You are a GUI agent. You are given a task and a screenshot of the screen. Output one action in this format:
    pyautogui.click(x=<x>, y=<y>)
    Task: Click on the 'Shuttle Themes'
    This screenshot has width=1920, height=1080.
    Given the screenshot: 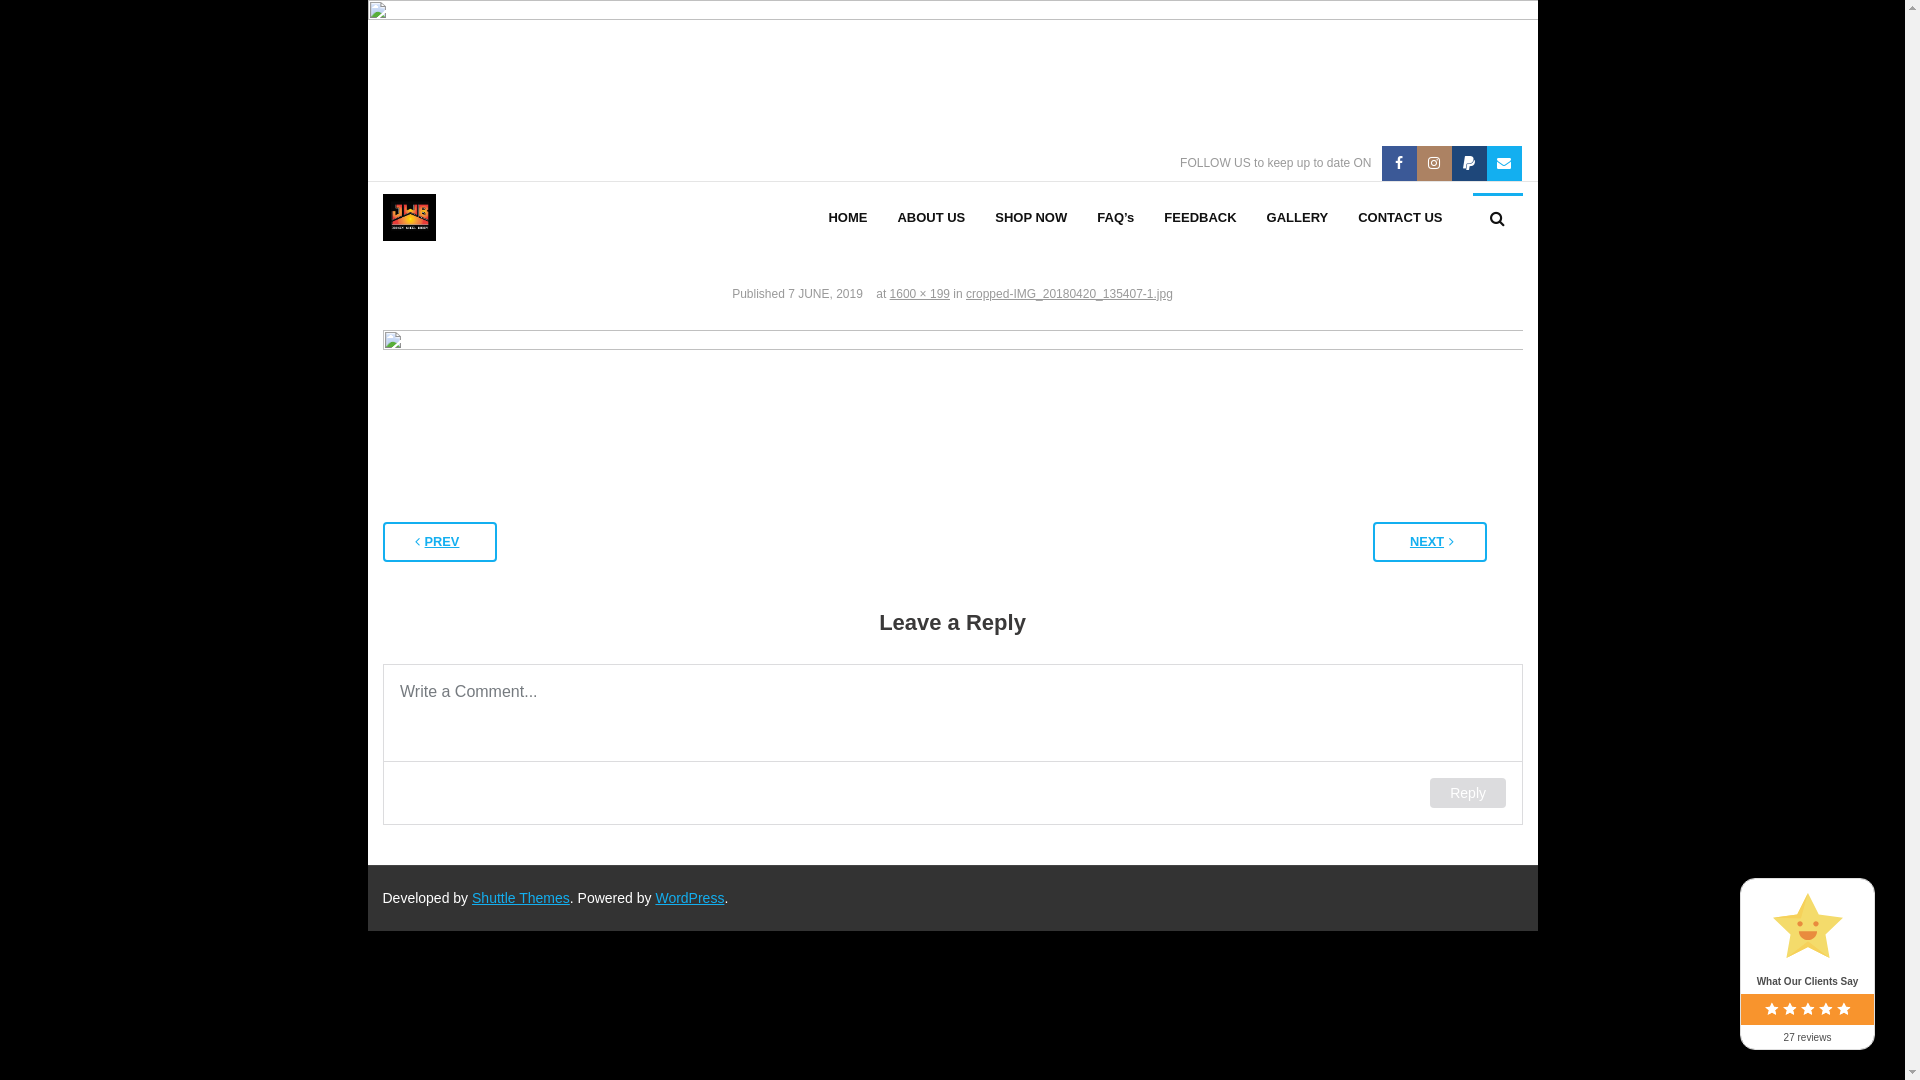 What is the action you would take?
    pyautogui.click(x=521, y=897)
    